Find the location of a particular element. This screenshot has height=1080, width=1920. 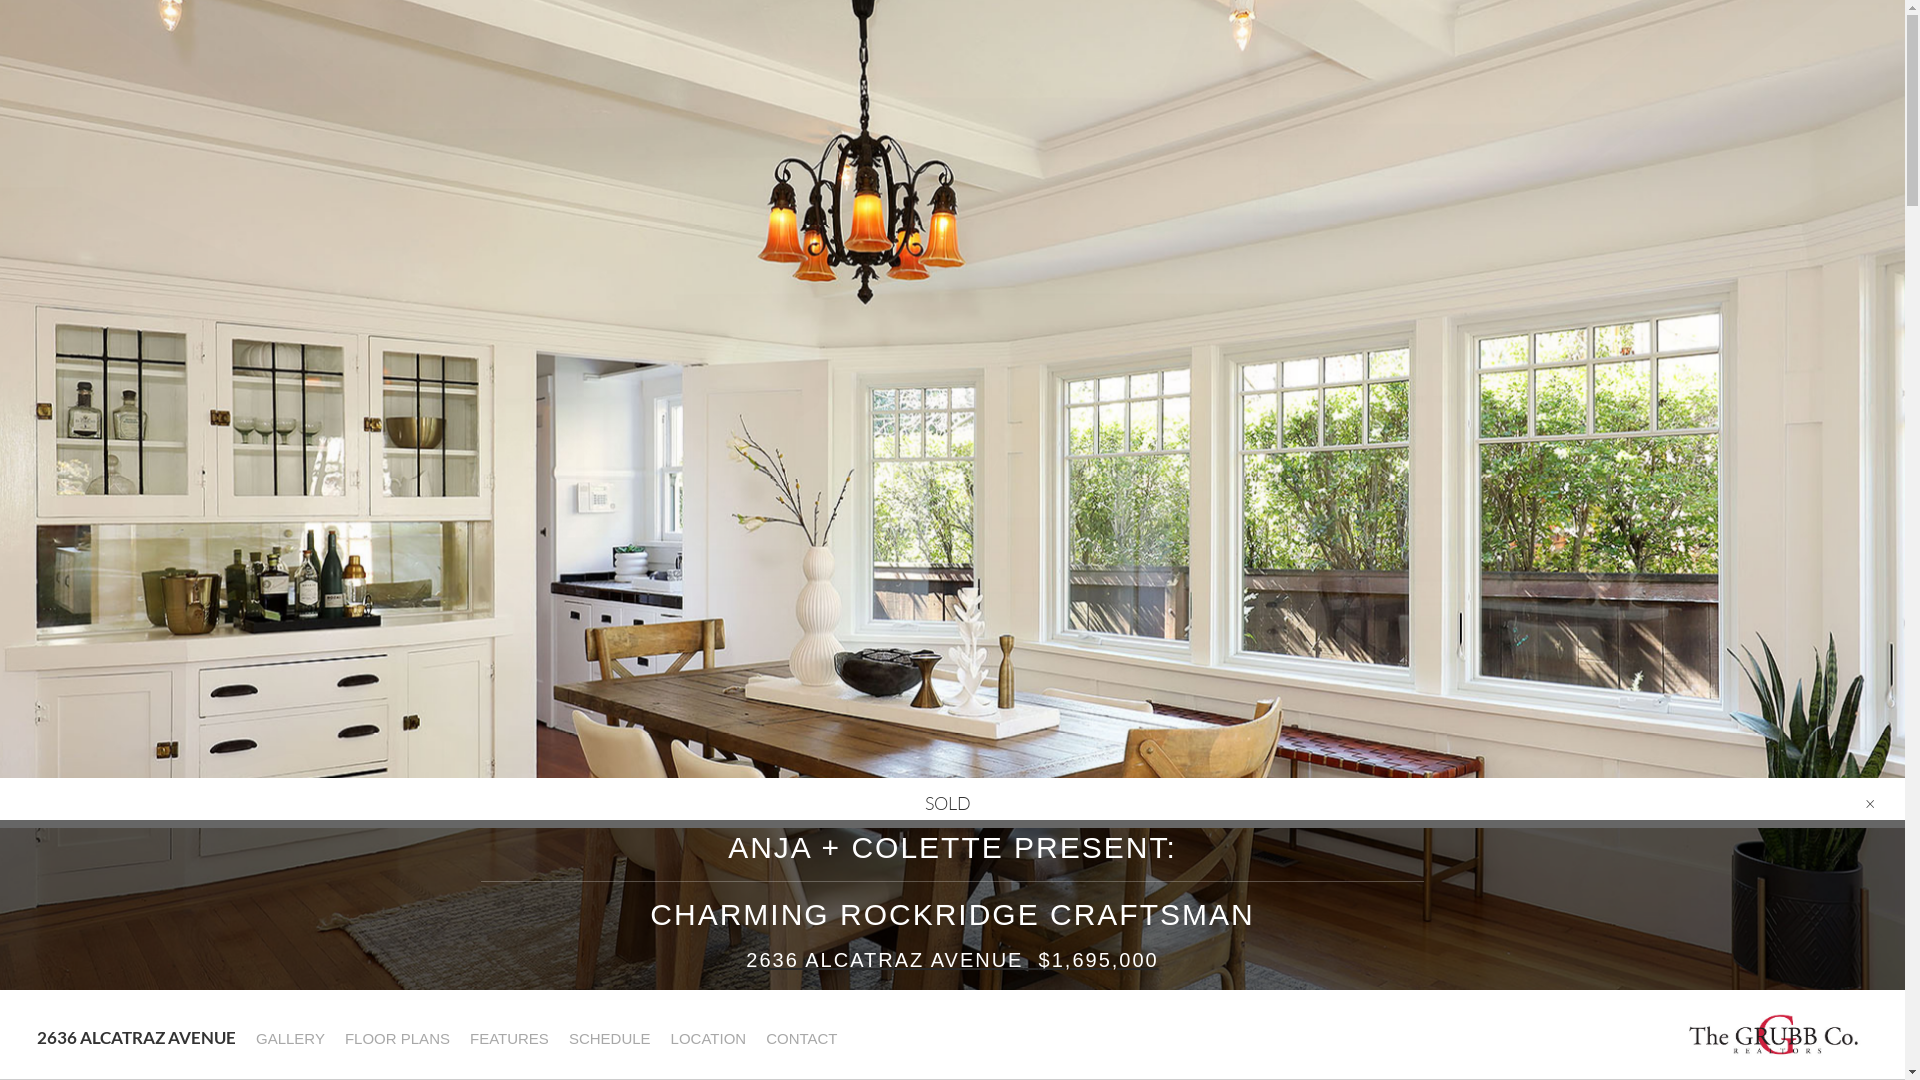

'2636 ALCATRAZ AVENUE' is located at coordinates (134, 1036).